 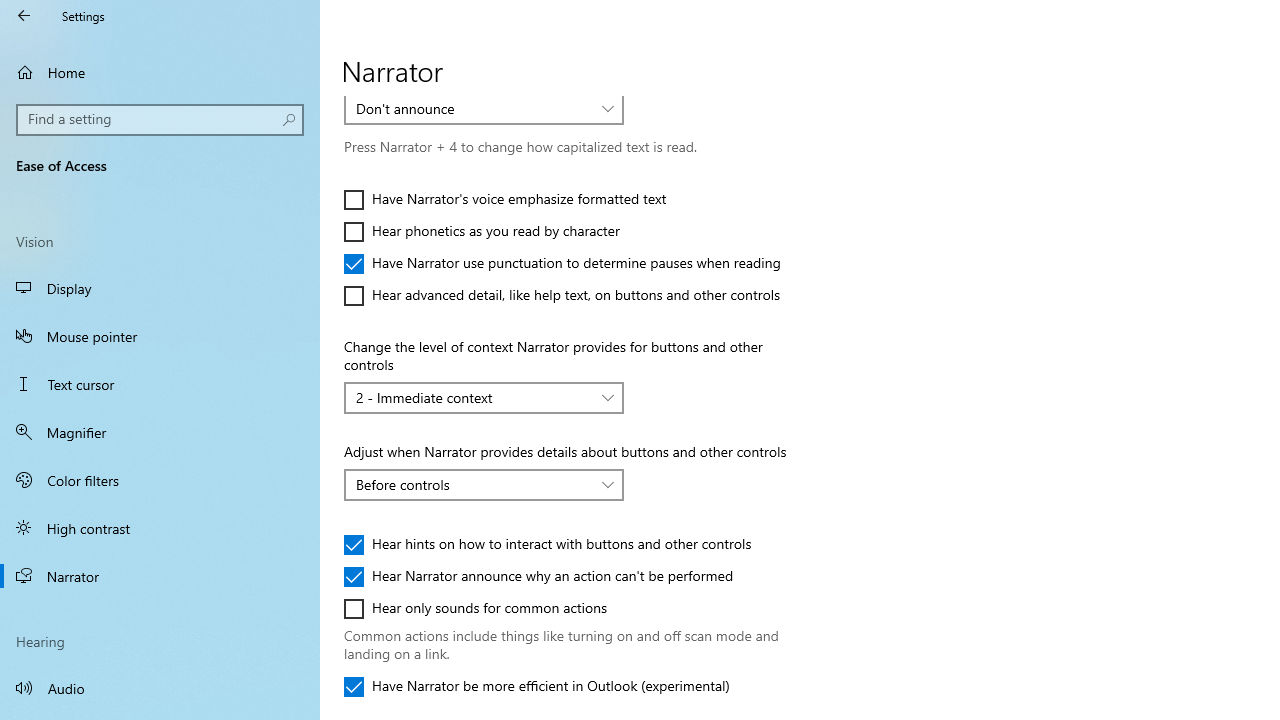 I want to click on 'Hear Narrator announce why an action can', so click(x=538, y=577).